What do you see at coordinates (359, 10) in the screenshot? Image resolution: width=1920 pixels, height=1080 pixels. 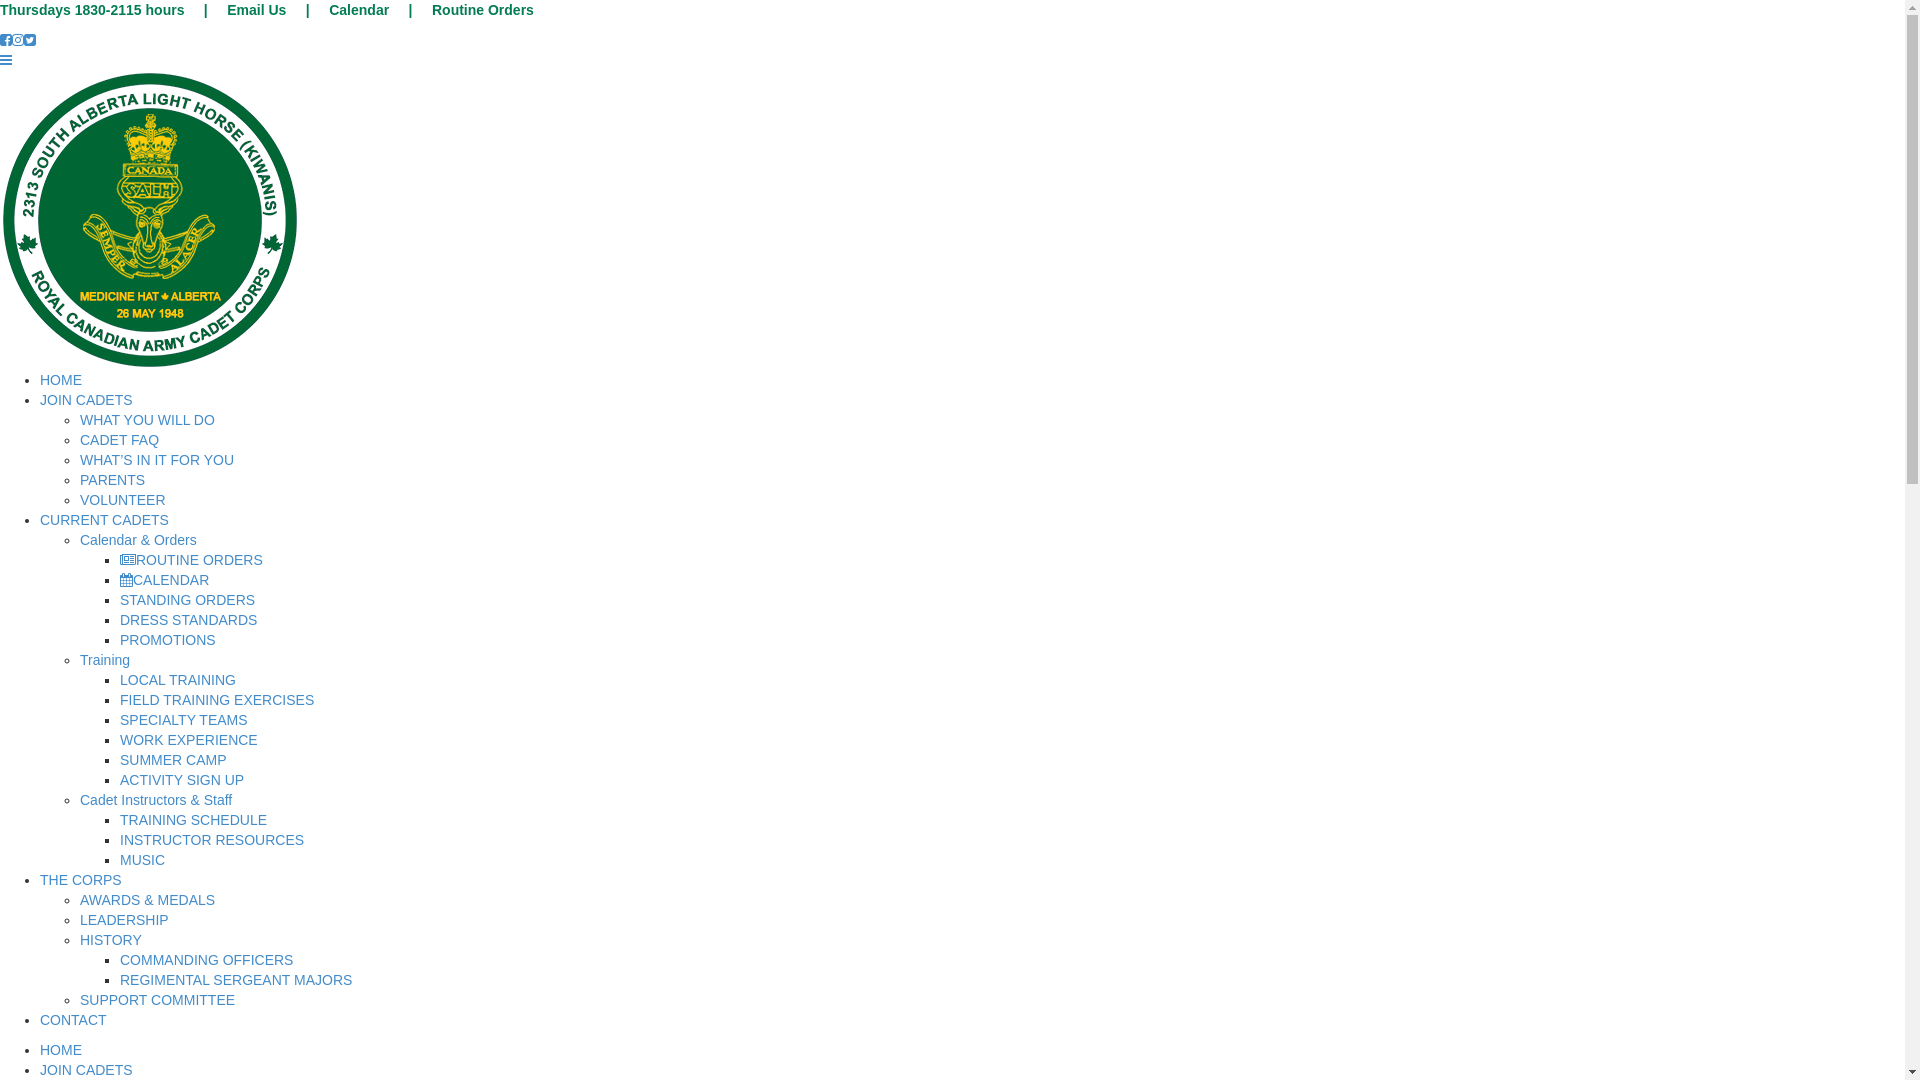 I see `'Calendar'` at bounding box center [359, 10].